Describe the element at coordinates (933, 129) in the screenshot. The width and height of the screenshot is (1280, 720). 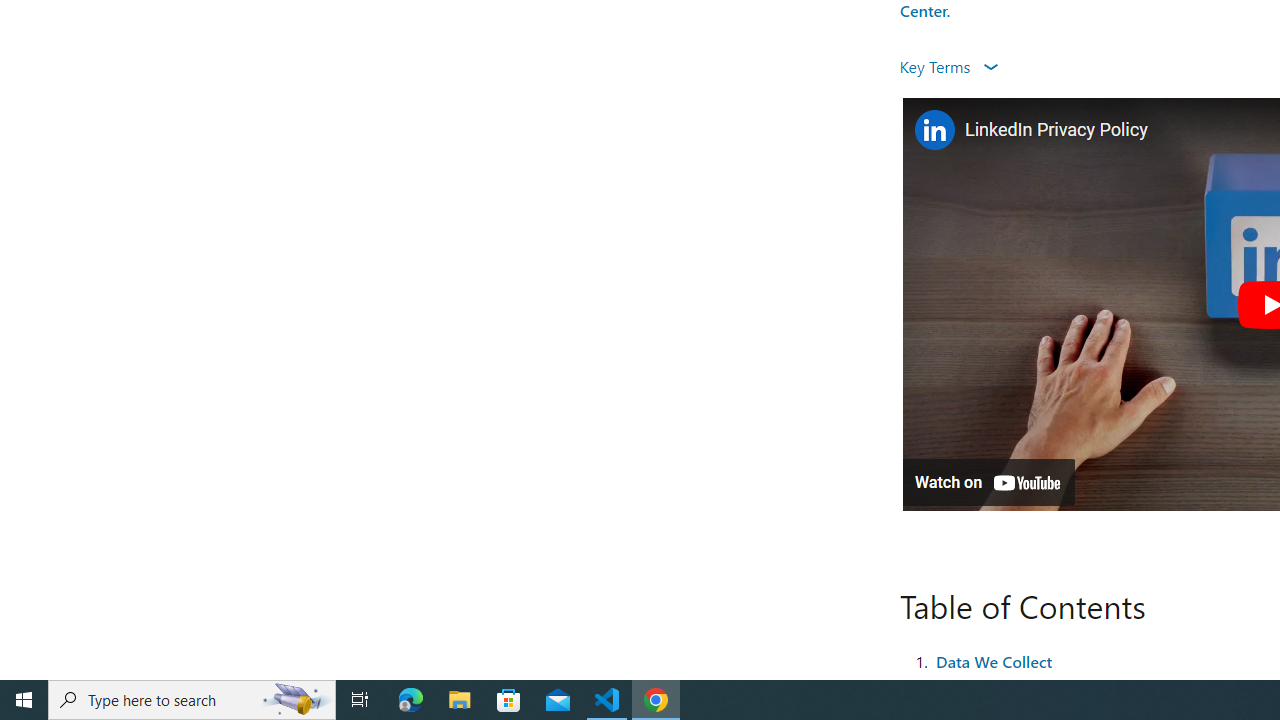
I see `'Photo image of LinkedIn'` at that location.